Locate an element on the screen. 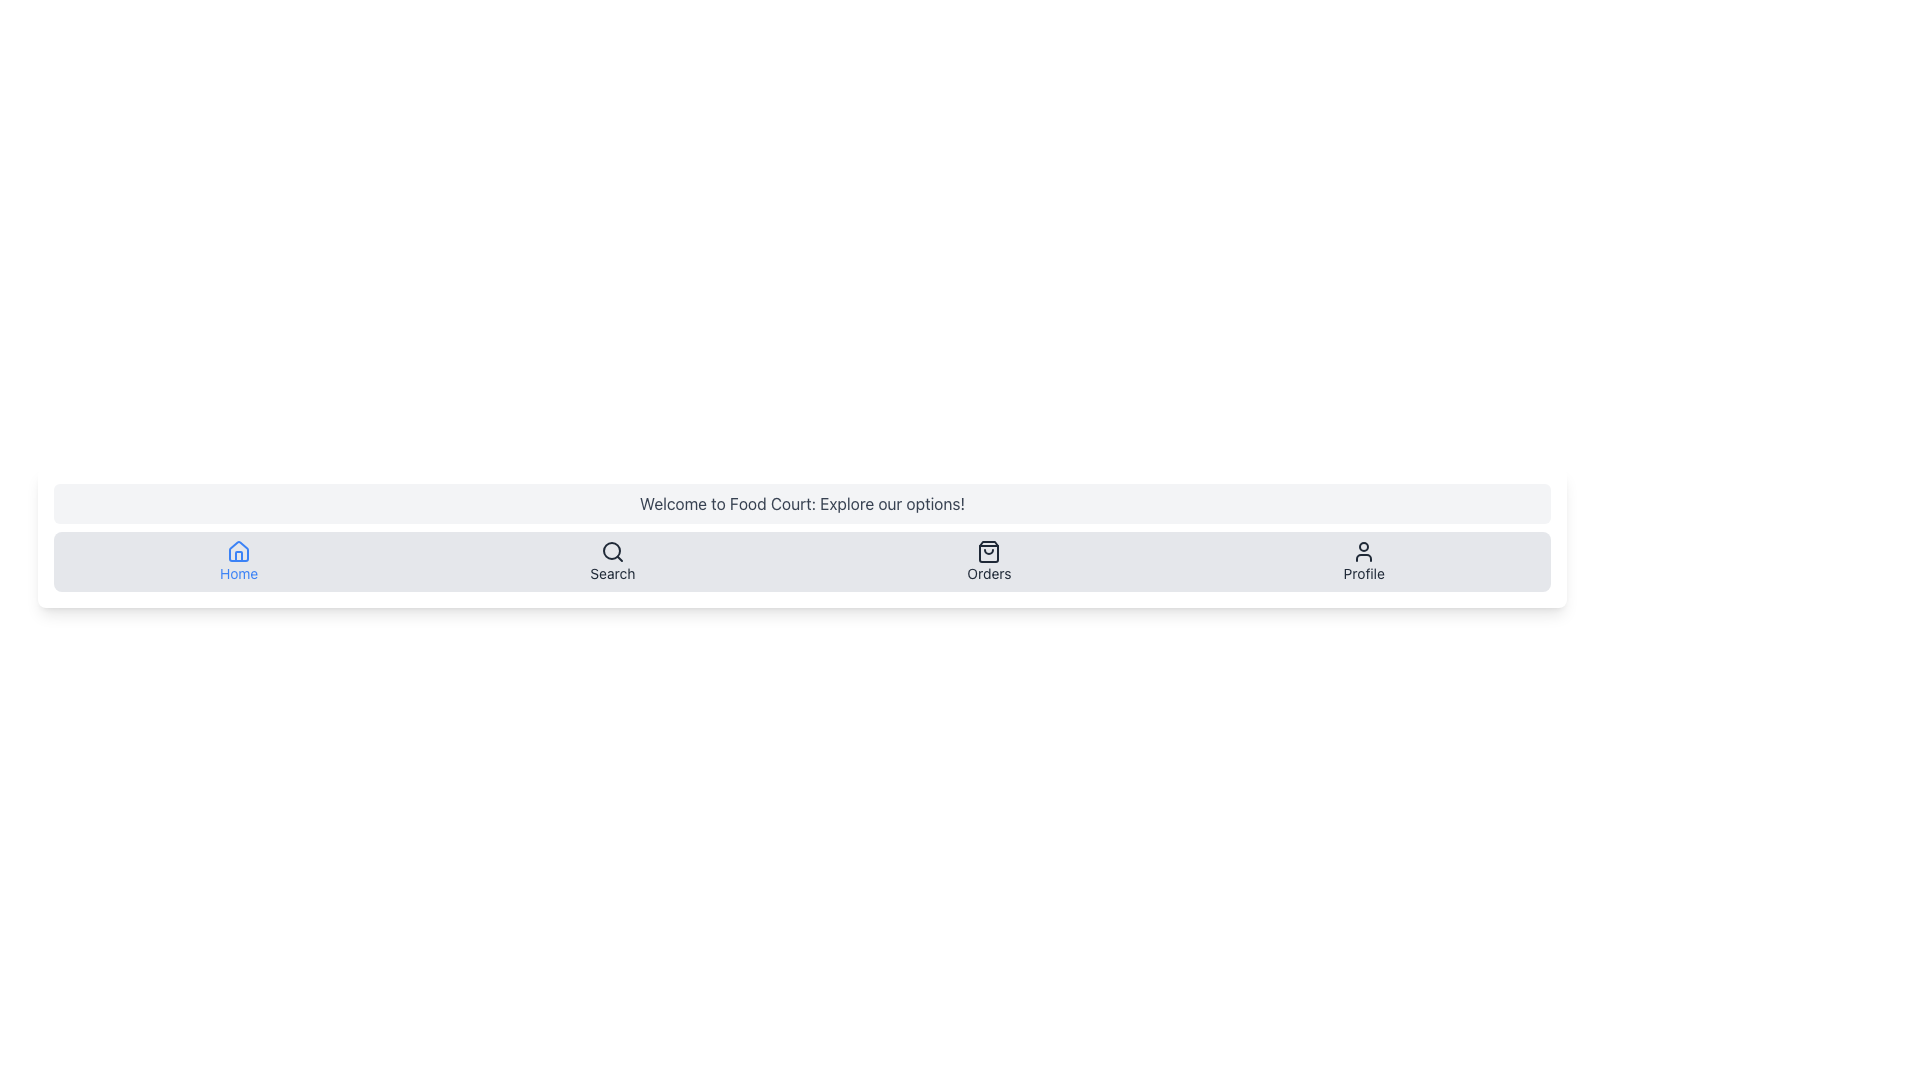 The image size is (1920, 1080). the 'Orders' text label located below the shopping bag icon in the bottom navigation bar is located at coordinates (989, 574).